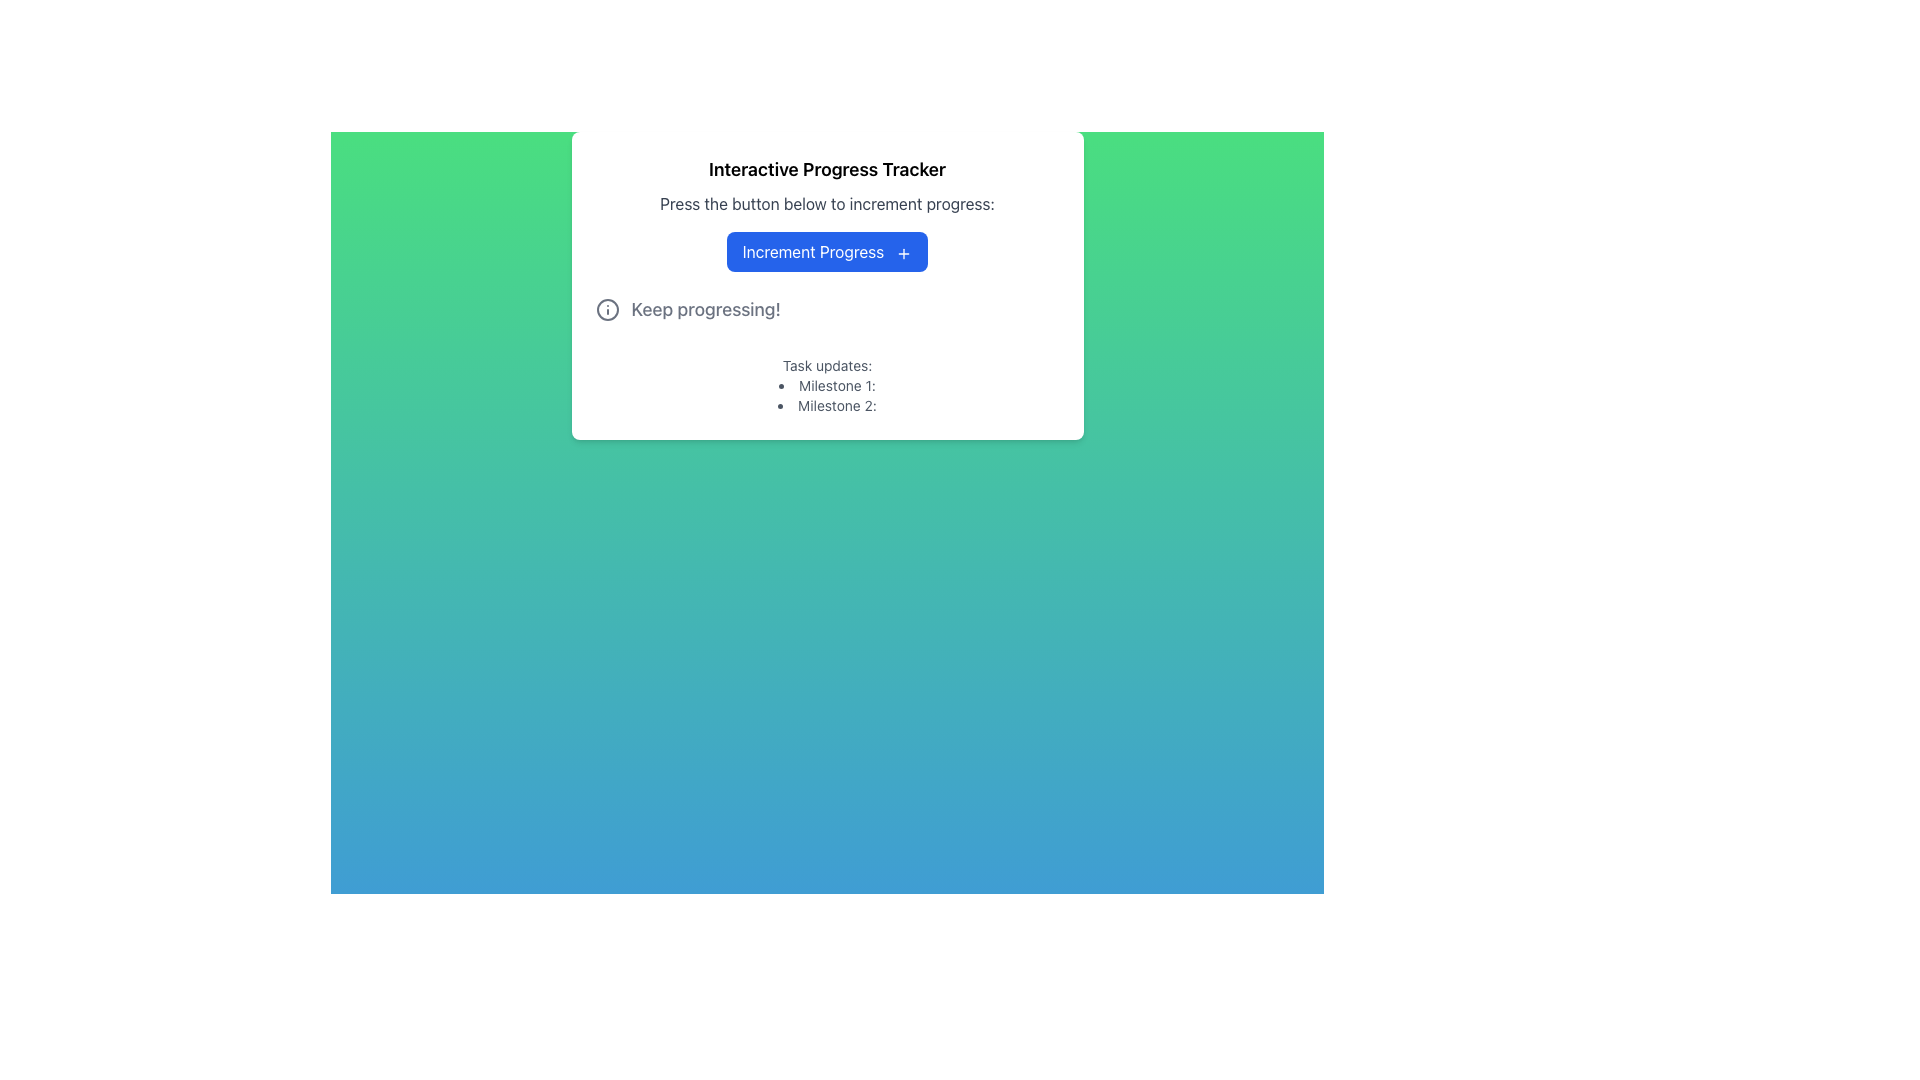 The width and height of the screenshot is (1920, 1080). Describe the element at coordinates (903, 252) in the screenshot. I see `the minimalist blue plus icon located to the right of the 'Increment Progress' button, which serves as a visual cue for the button's purpose` at that location.